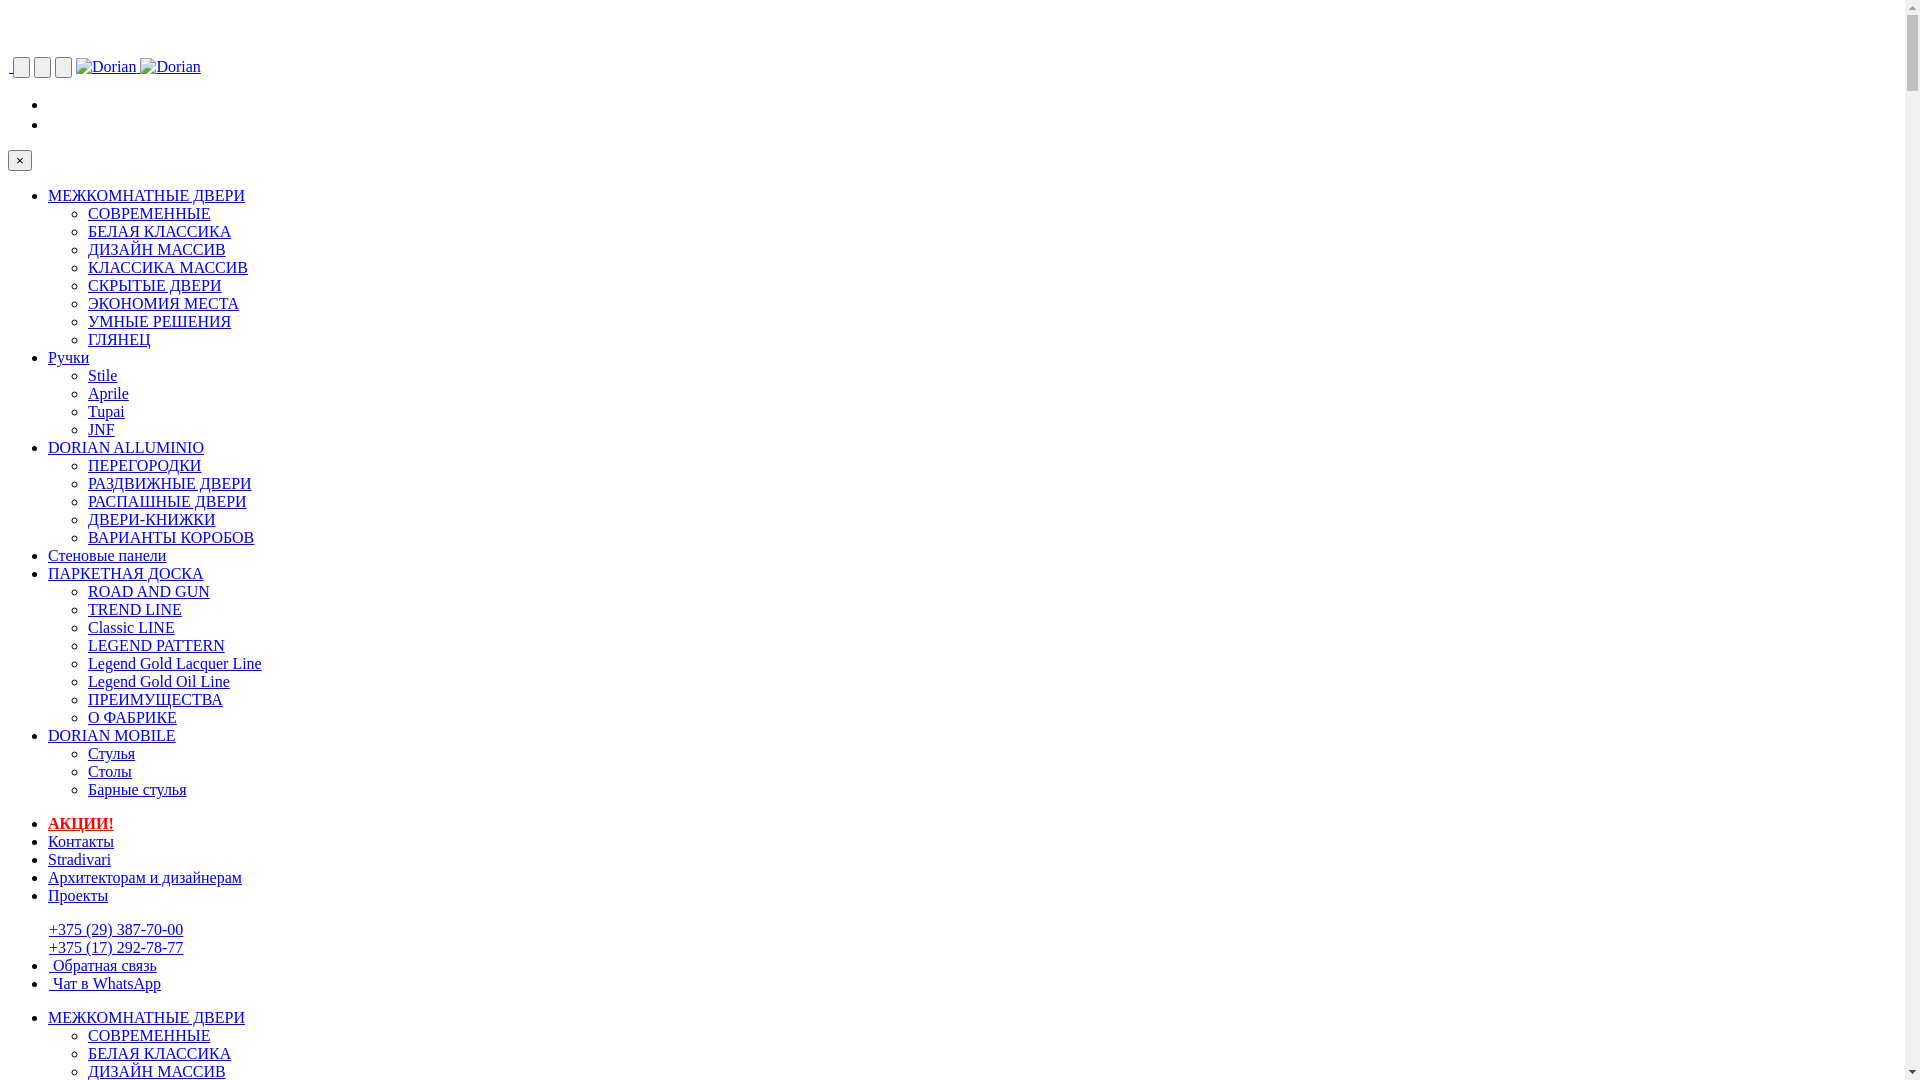 This screenshot has width=1920, height=1080. Describe the element at coordinates (107, 393) in the screenshot. I see `'Aprile'` at that location.